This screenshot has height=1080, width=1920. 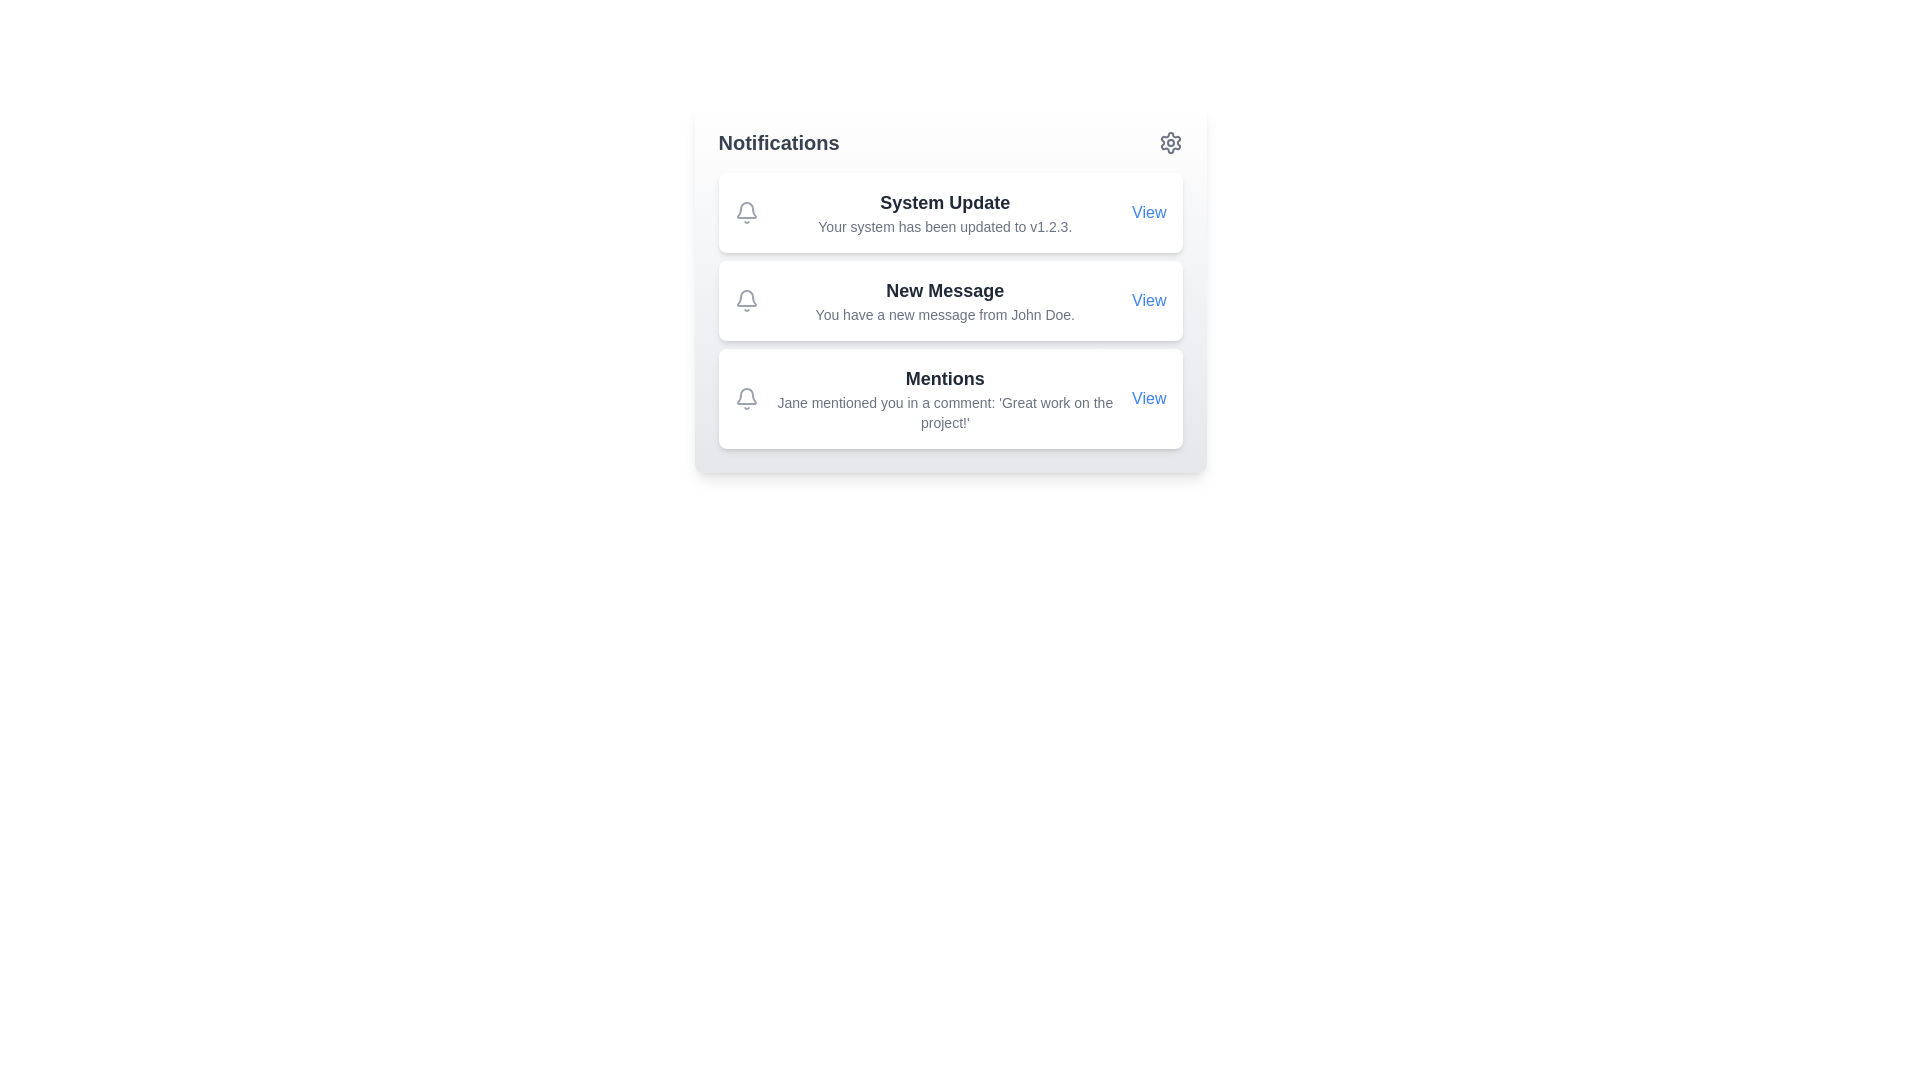 What do you see at coordinates (1149, 300) in the screenshot?
I see `'View' button for the notification titled 'New Message'` at bounding box center [1149, 300].